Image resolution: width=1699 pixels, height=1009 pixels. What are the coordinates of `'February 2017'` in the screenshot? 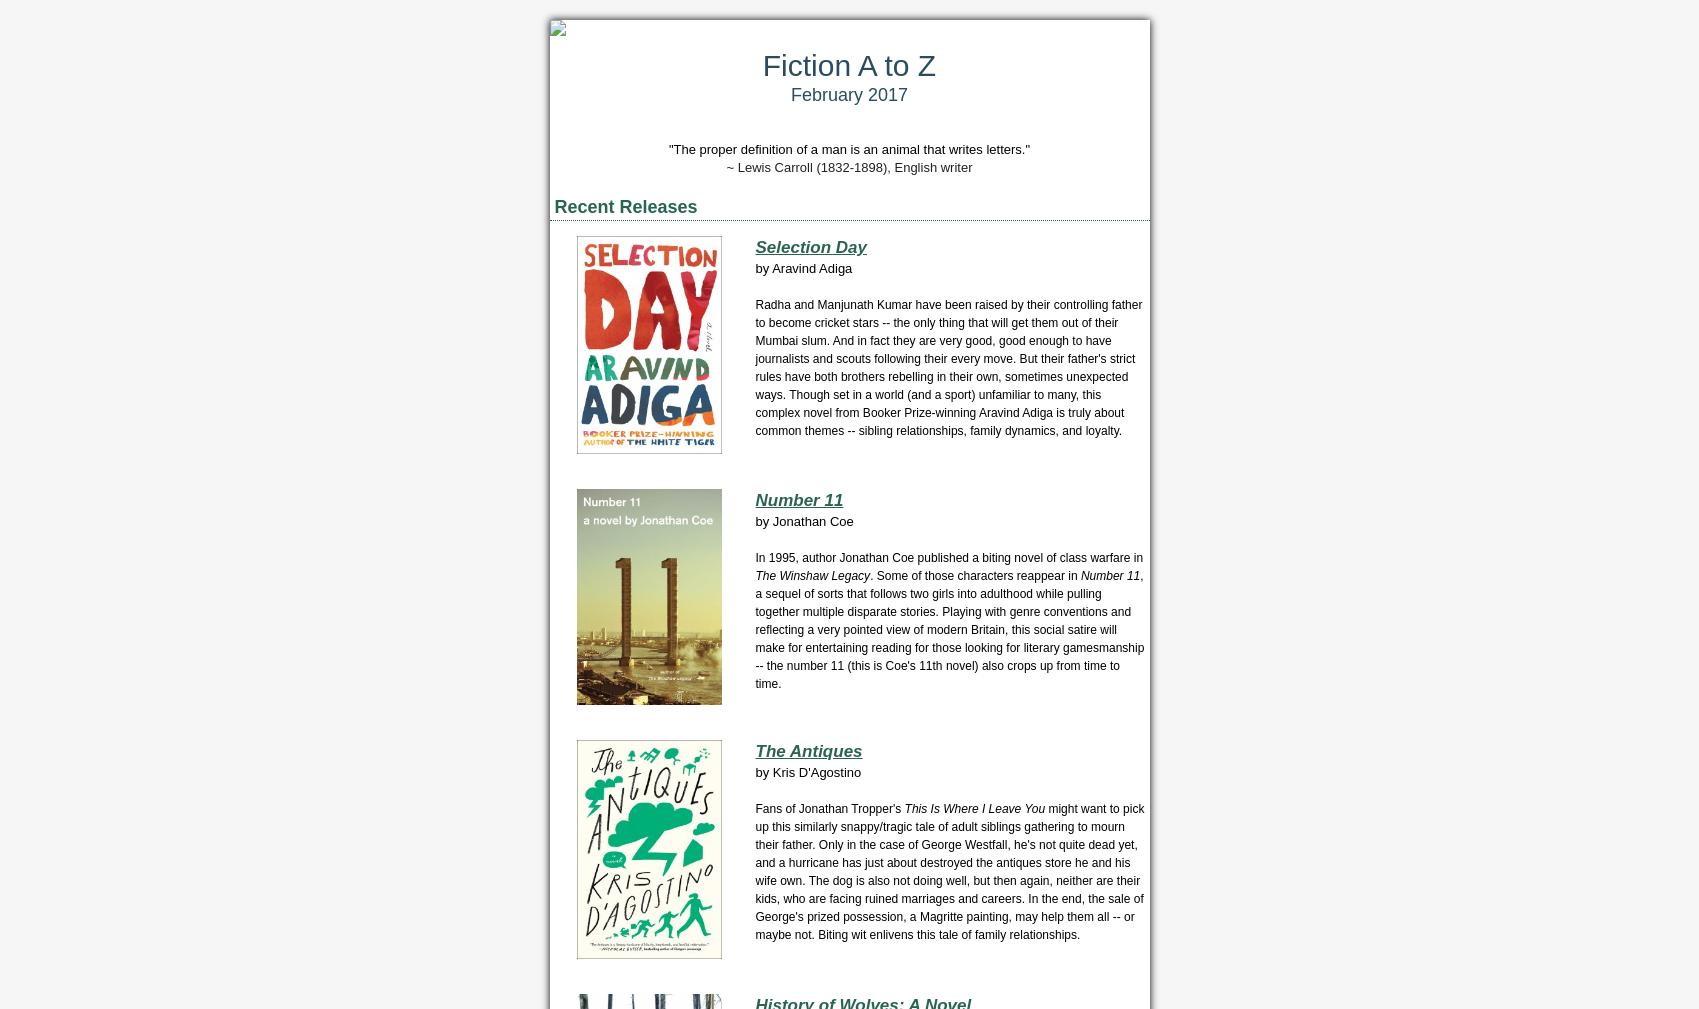 It's located at (790, 94).